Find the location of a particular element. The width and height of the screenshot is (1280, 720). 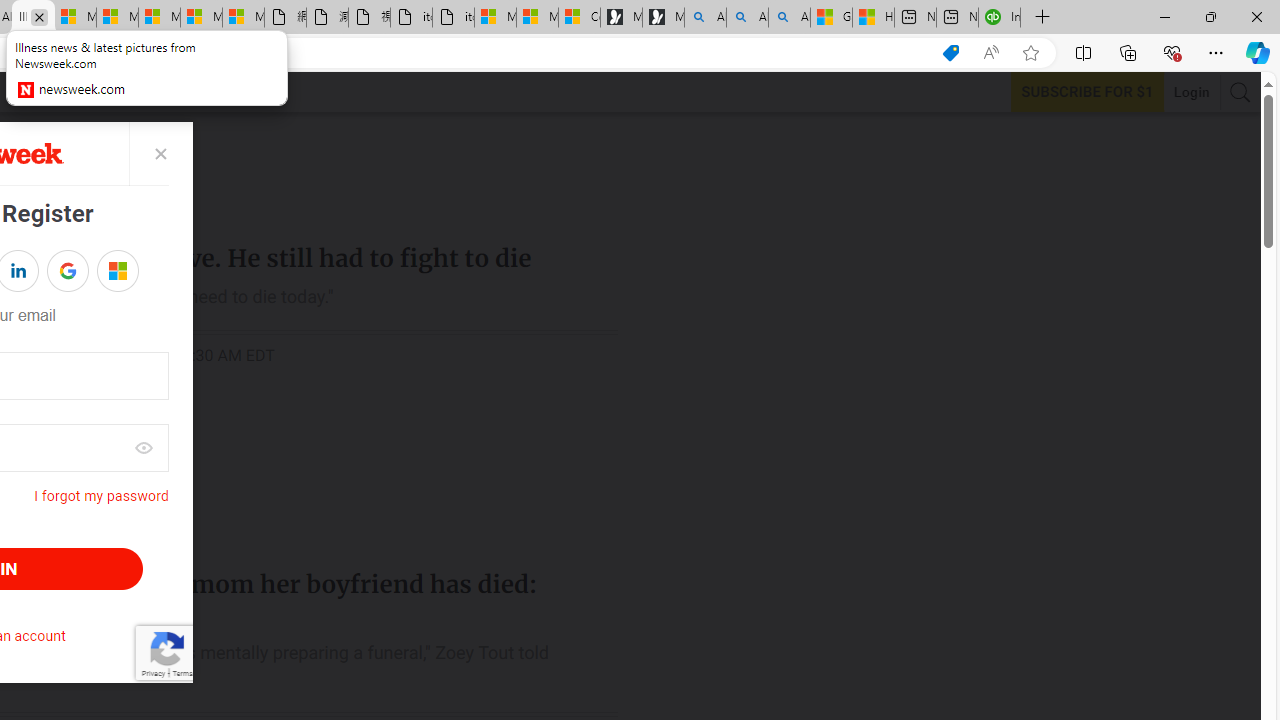

'Consumer Health Data Privacy Policy' is located at coordinates (578, 17).